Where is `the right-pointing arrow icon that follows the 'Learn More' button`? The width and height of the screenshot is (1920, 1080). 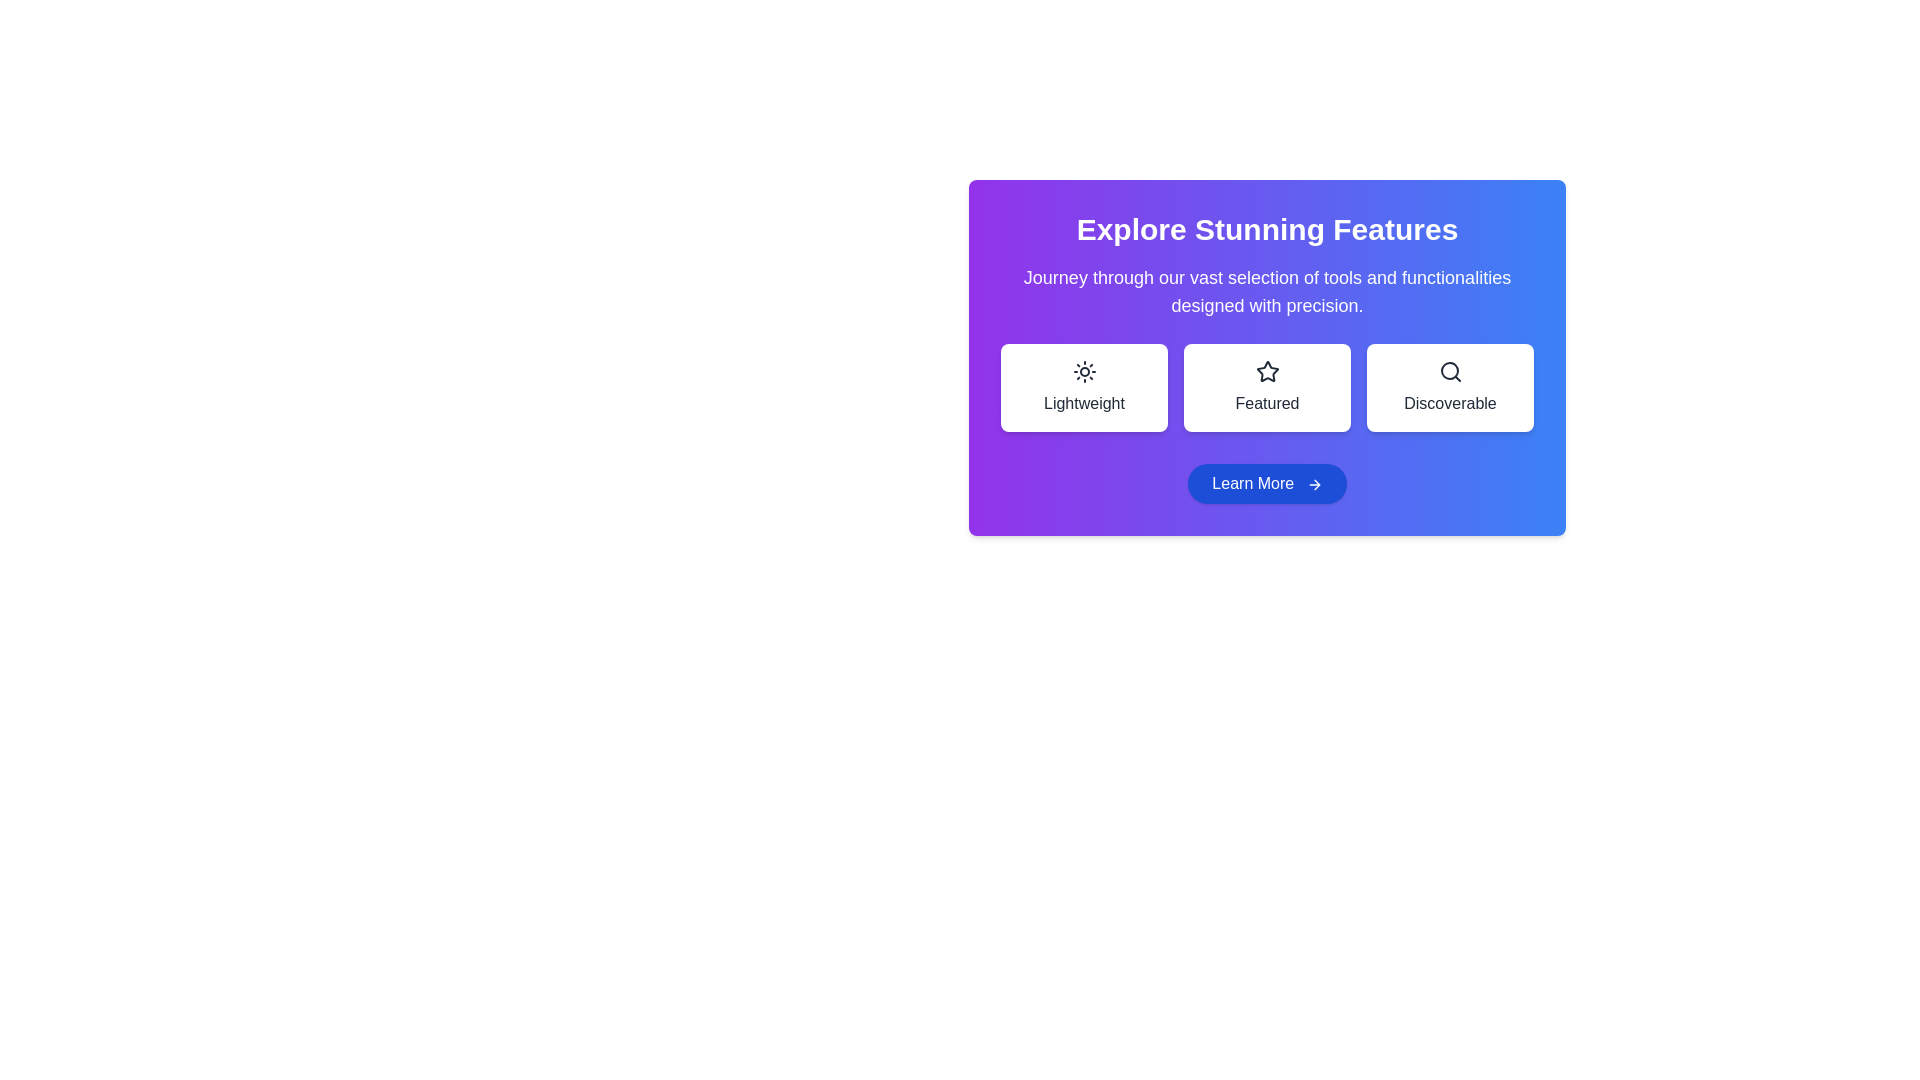 the right-pointing arrow icon that follows the 'Learn More' button is located at coordinates (1314, 484).